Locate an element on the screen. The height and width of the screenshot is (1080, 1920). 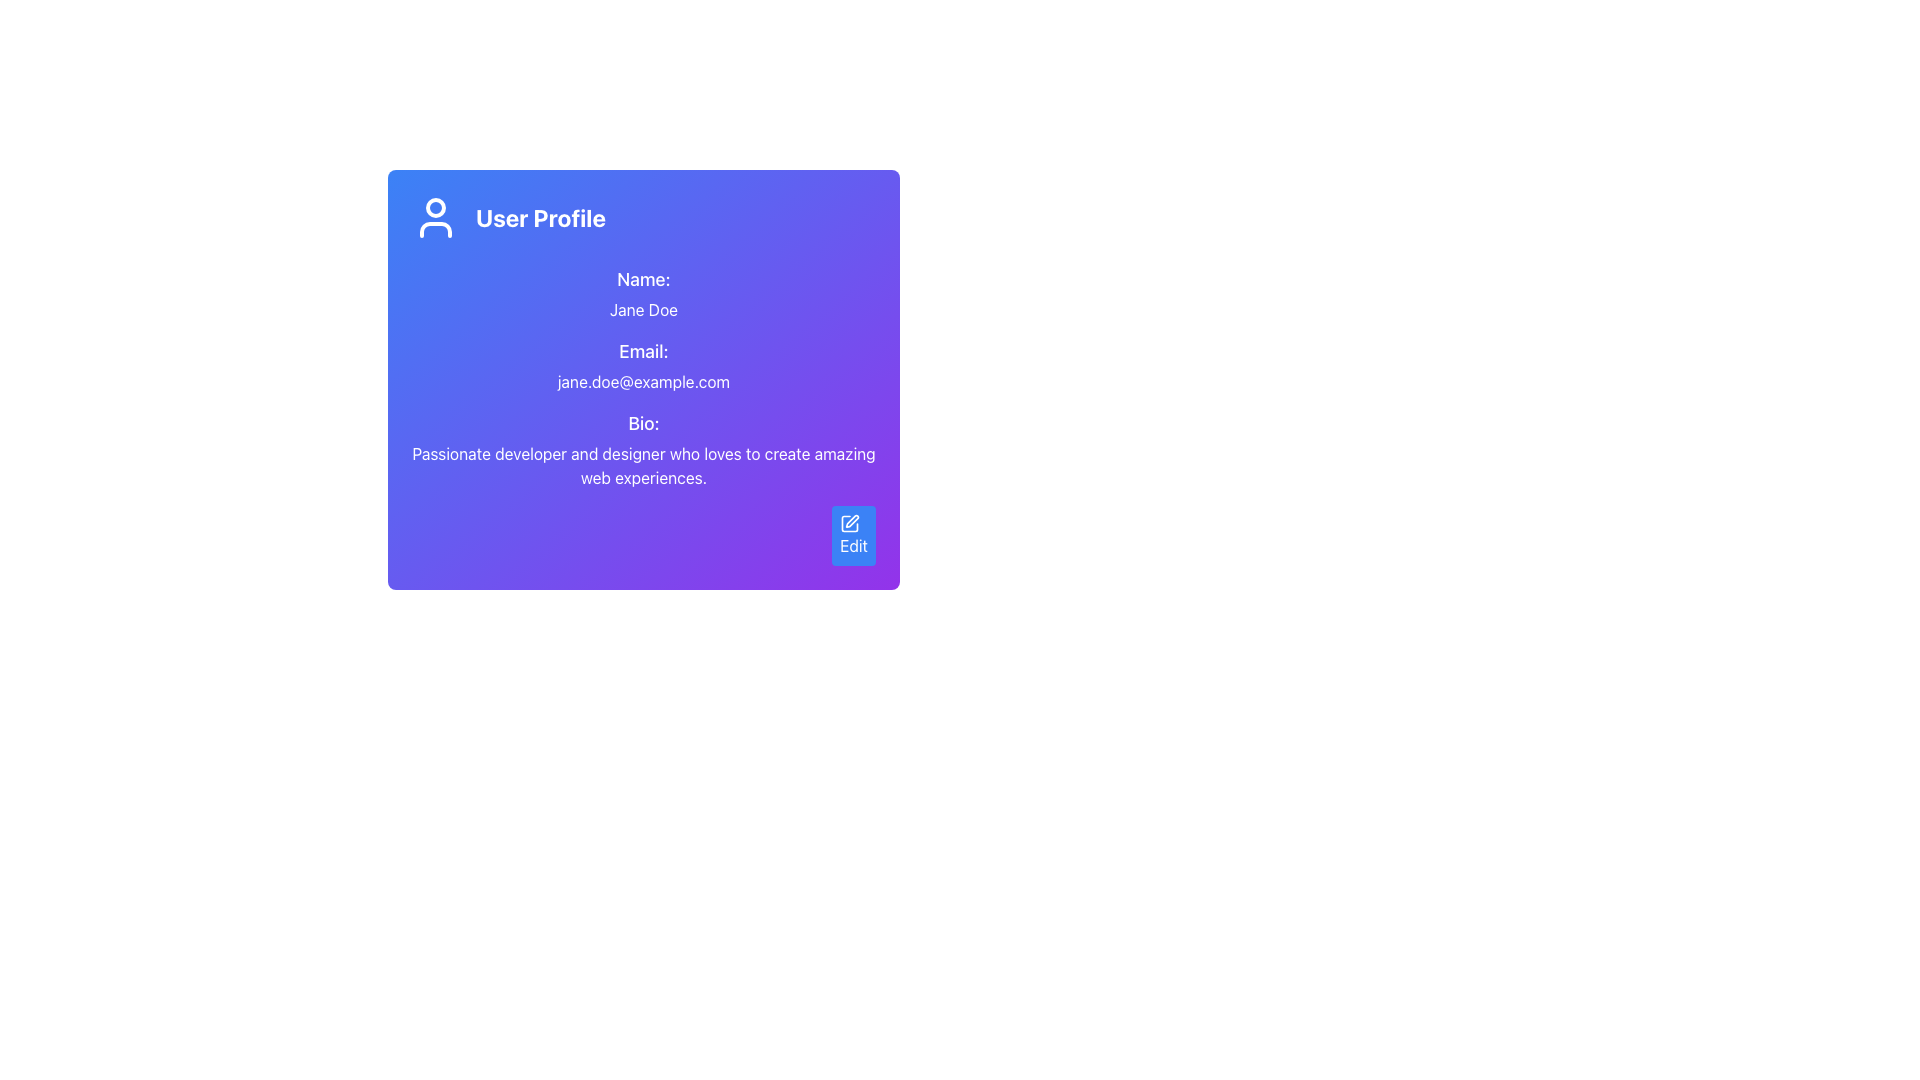
the 'Bio:' text label, which is styled with a larger font size and medium-weight typography, positioned centrally above the user's biography paragraph is located at coordinates (643, 423).